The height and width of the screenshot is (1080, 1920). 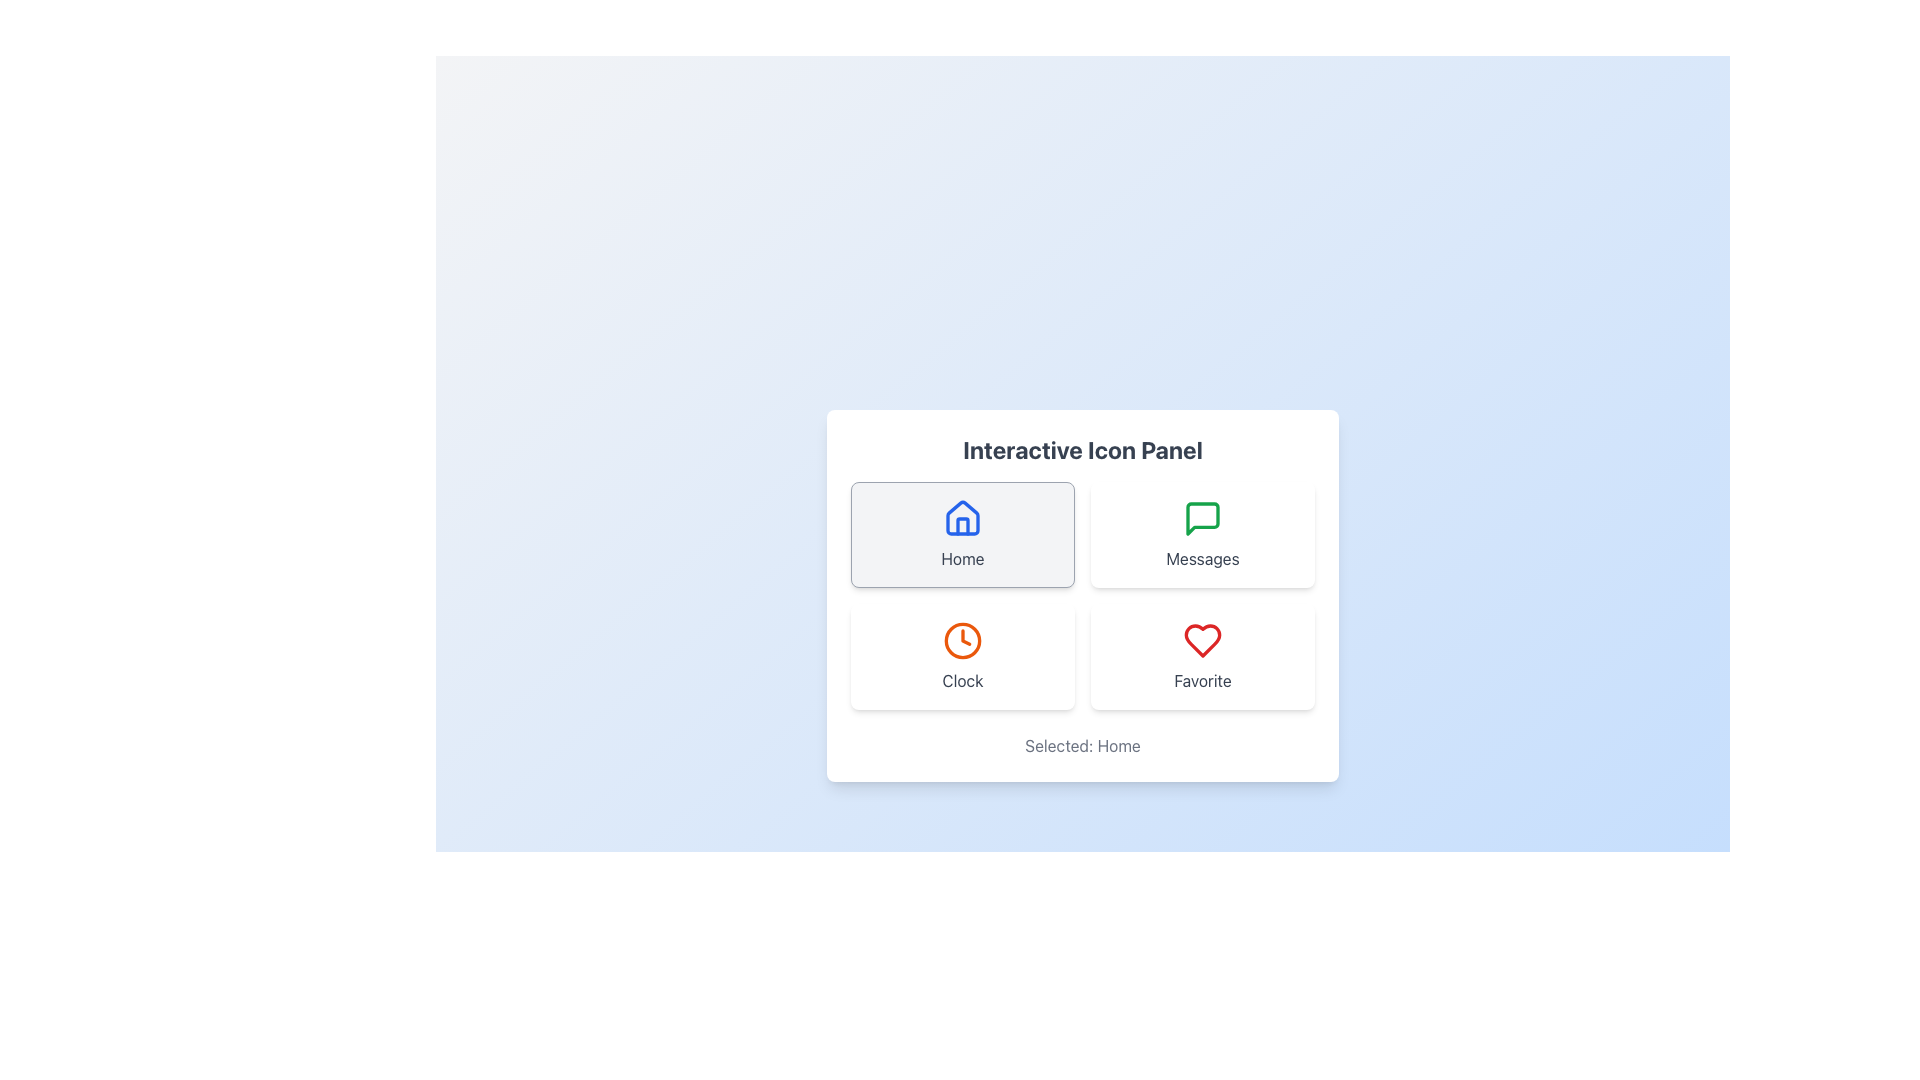 I want to click on the 'Messages' button, which is represented by a green speech bubble icon and labeled with the text 'Messages' in gray, located in the top-right quadrant of a 2x2 grid layout, so click(x=1202, y=534).